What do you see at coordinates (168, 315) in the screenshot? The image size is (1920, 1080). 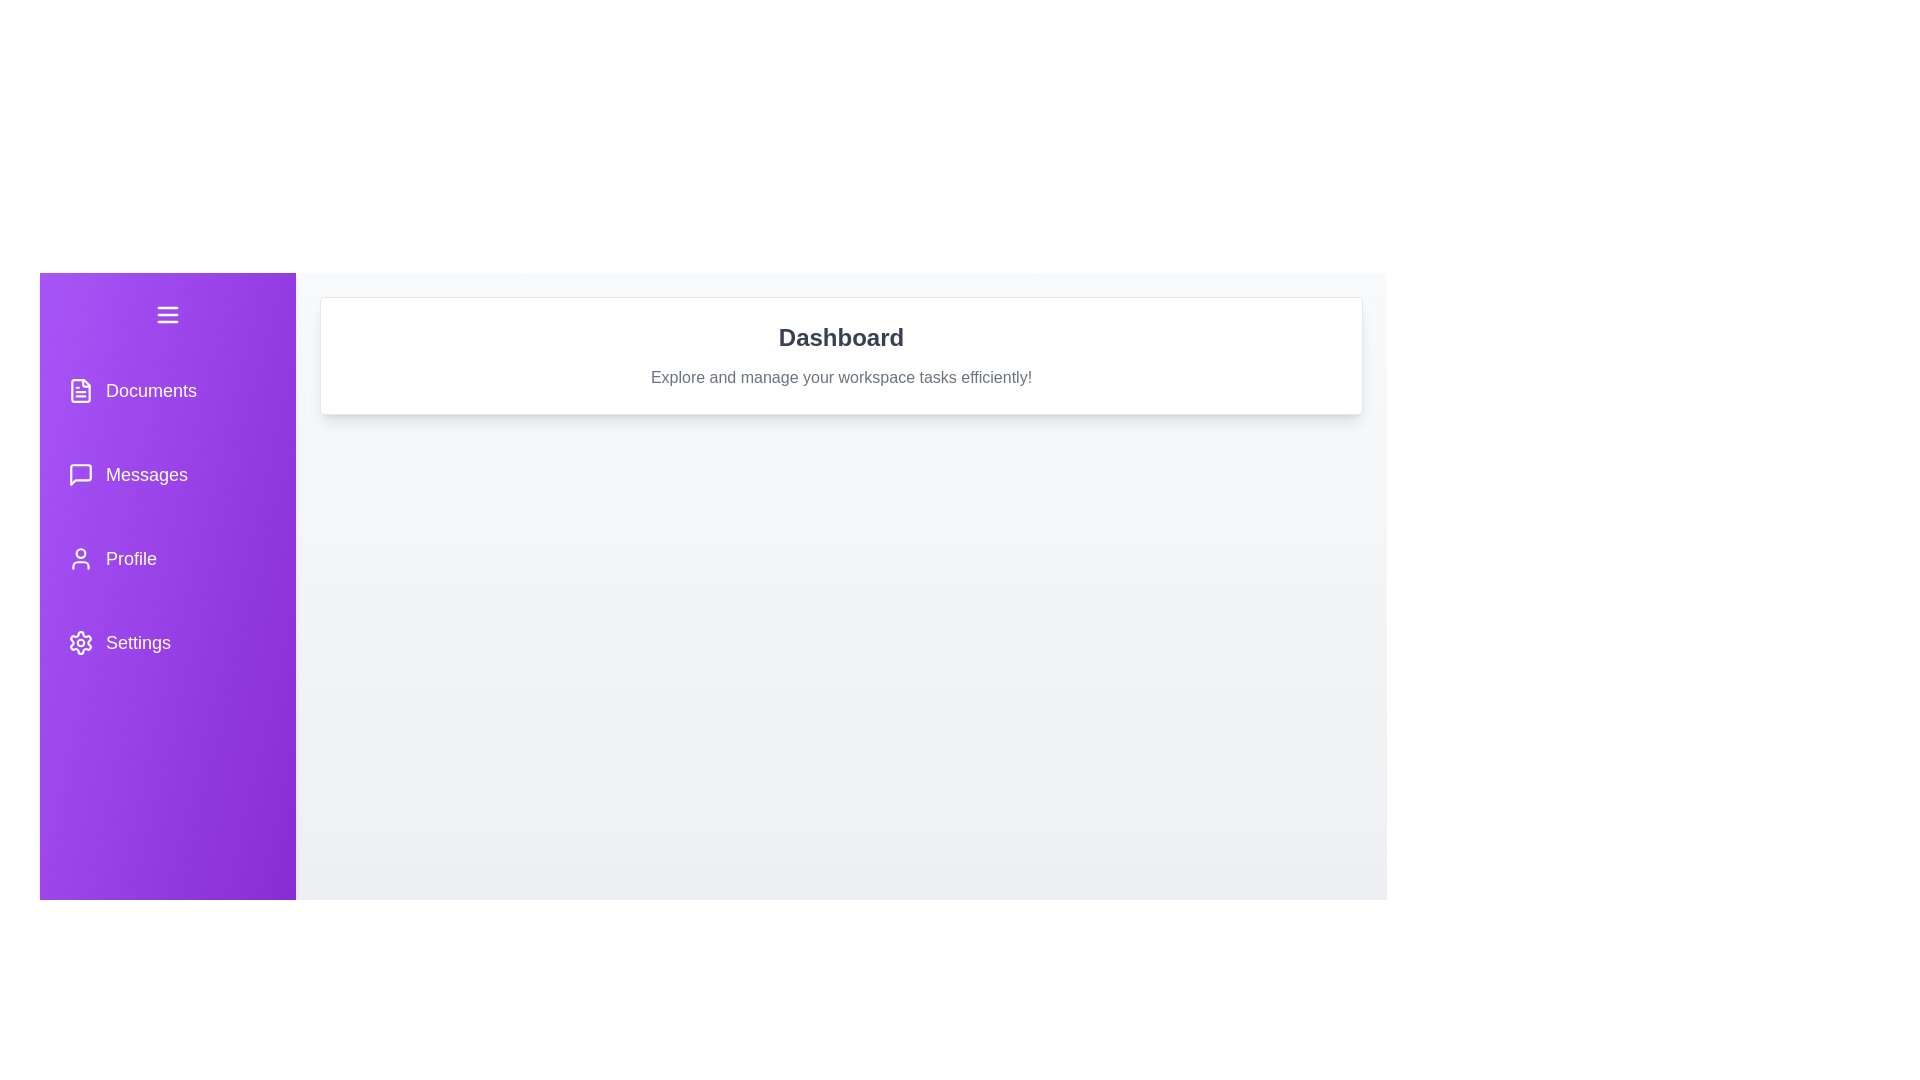 I see `the toggle button to change the drawer's visibility` at bounding box center [168, 315].